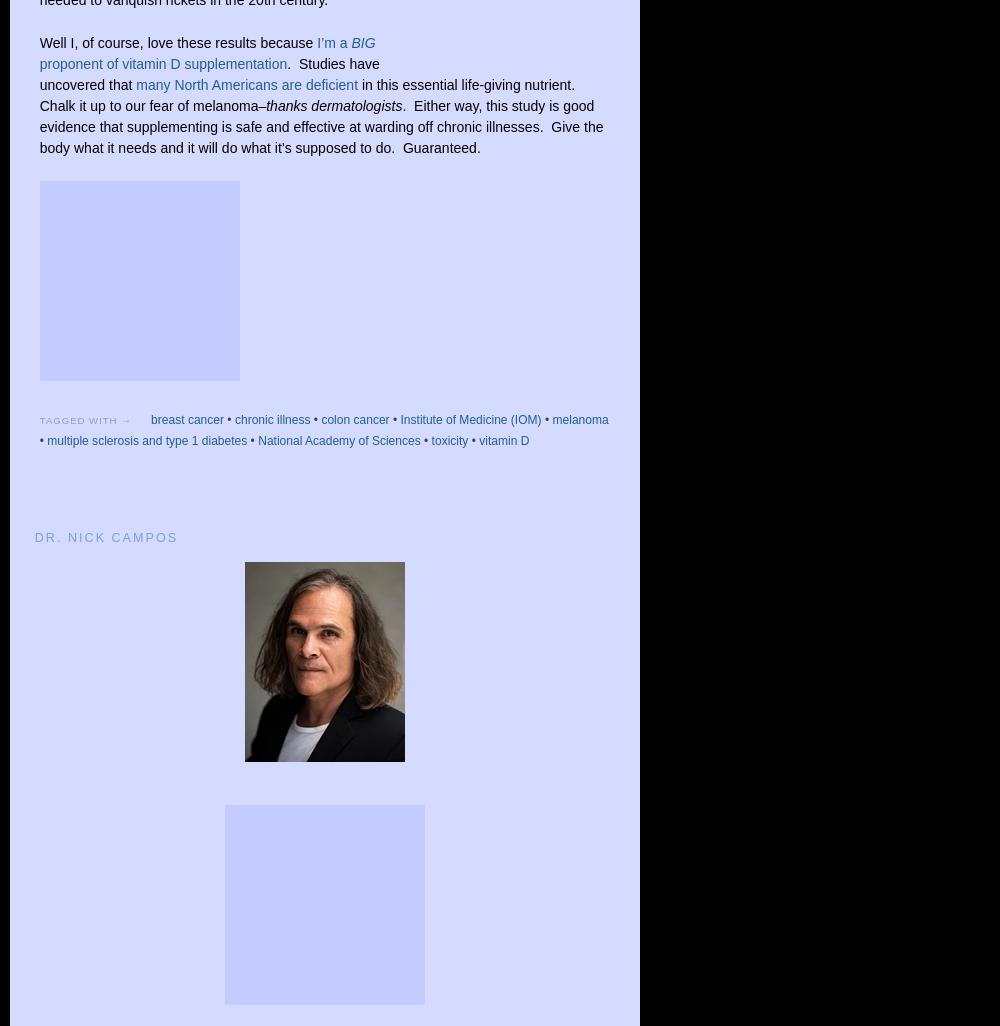 Image resolution: width=1000 pixels, height=1026 pixels. I want to click on 'in this essential life-giving nutrient.  Chalk it up to our fear of melanoma–', so click(309, 93).